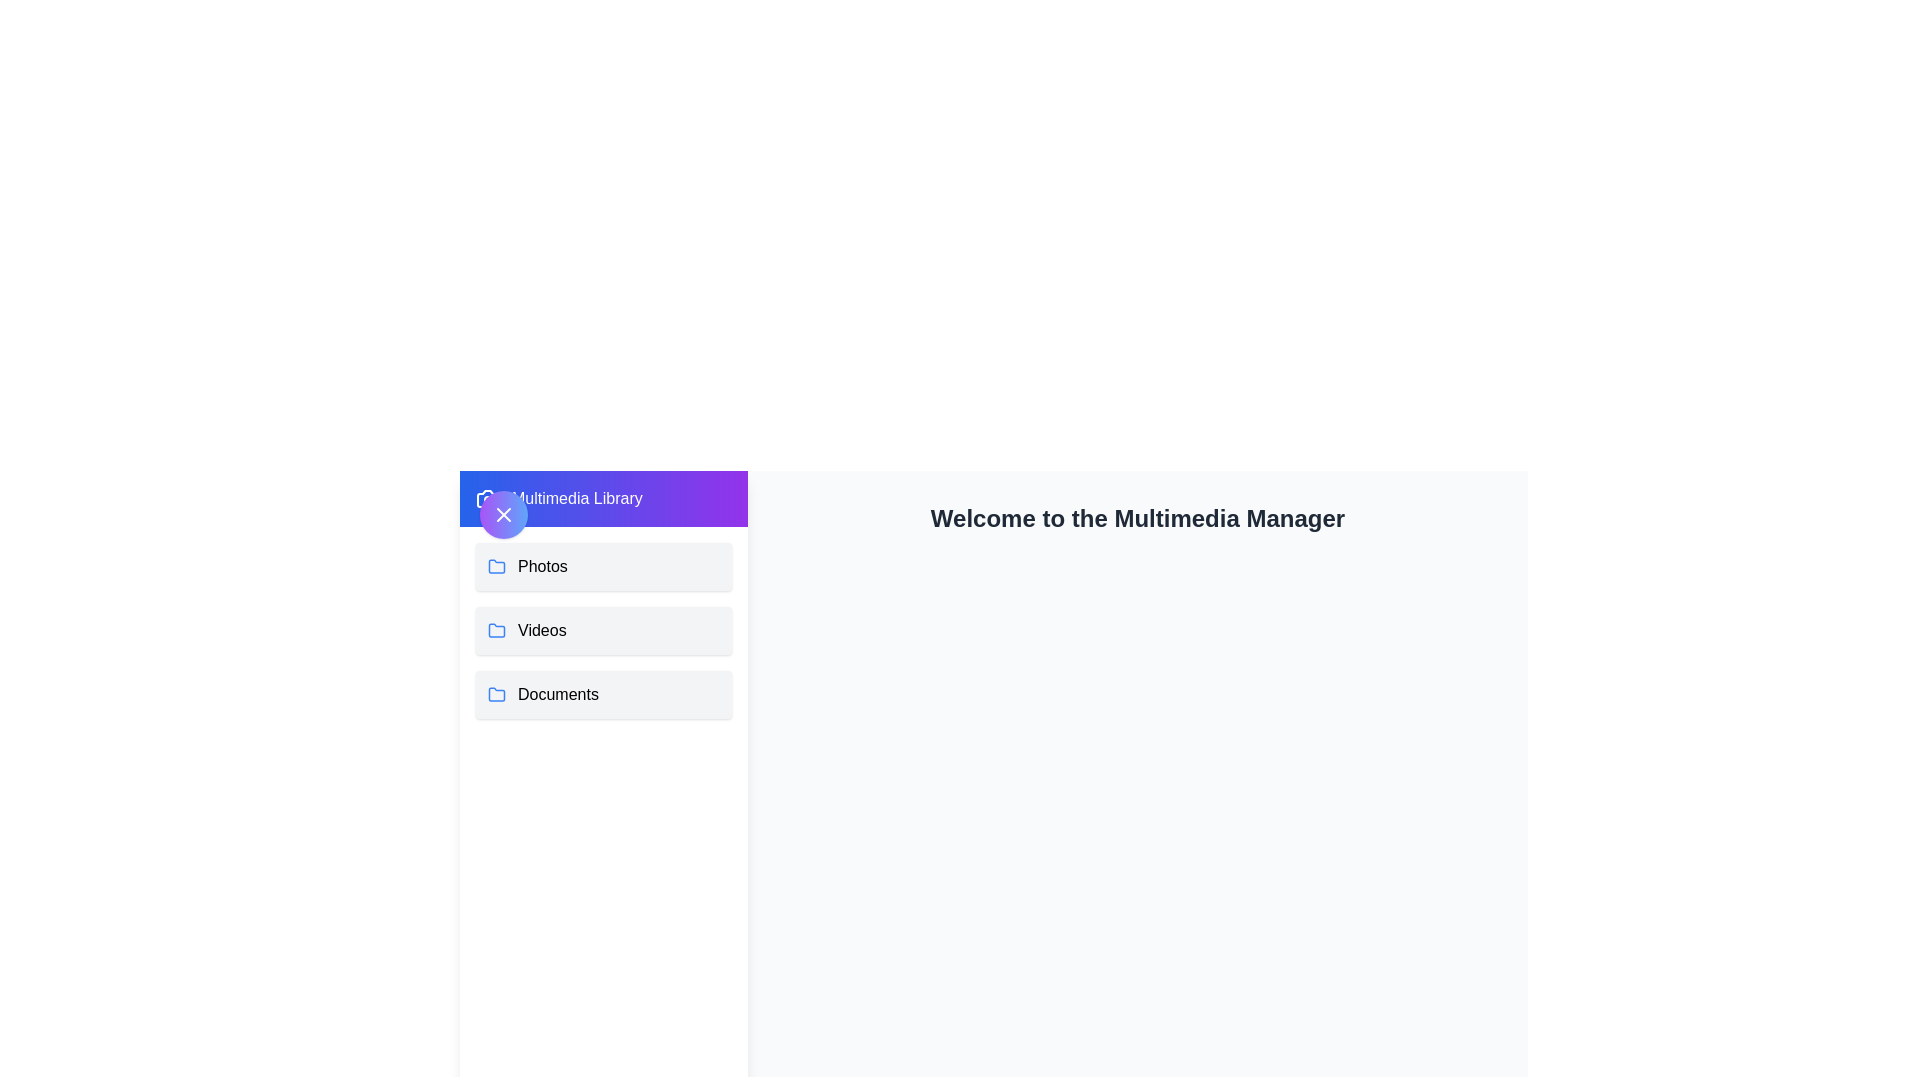 The image size is (1920, 1080). Describe the element at coordinates (603, 497) in the screenshot. I see `the title text 'Multimedia Library'` at that location.